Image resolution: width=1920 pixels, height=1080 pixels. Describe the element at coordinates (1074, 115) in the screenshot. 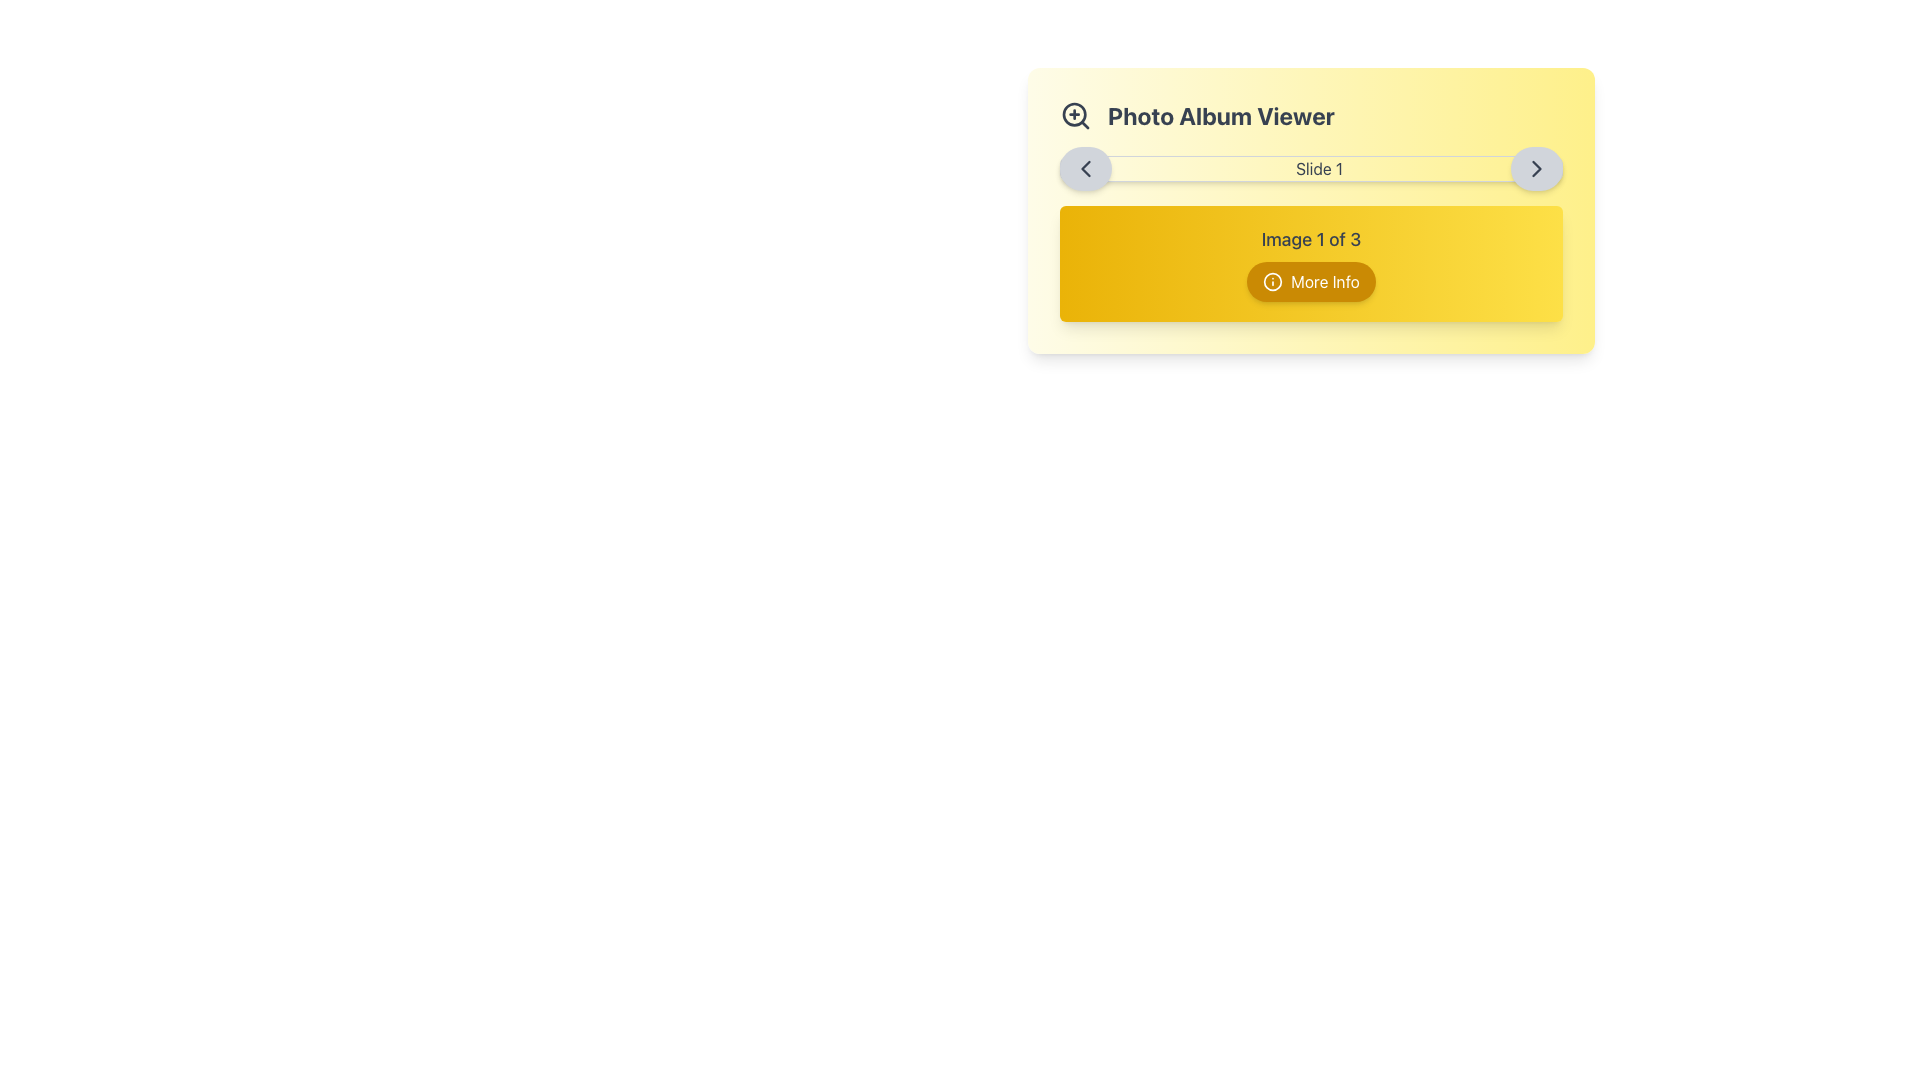

I see `the magnifying glass icon with a plus sign at its center, located to the left of the text 'Photo Album Viewer'` at that location.